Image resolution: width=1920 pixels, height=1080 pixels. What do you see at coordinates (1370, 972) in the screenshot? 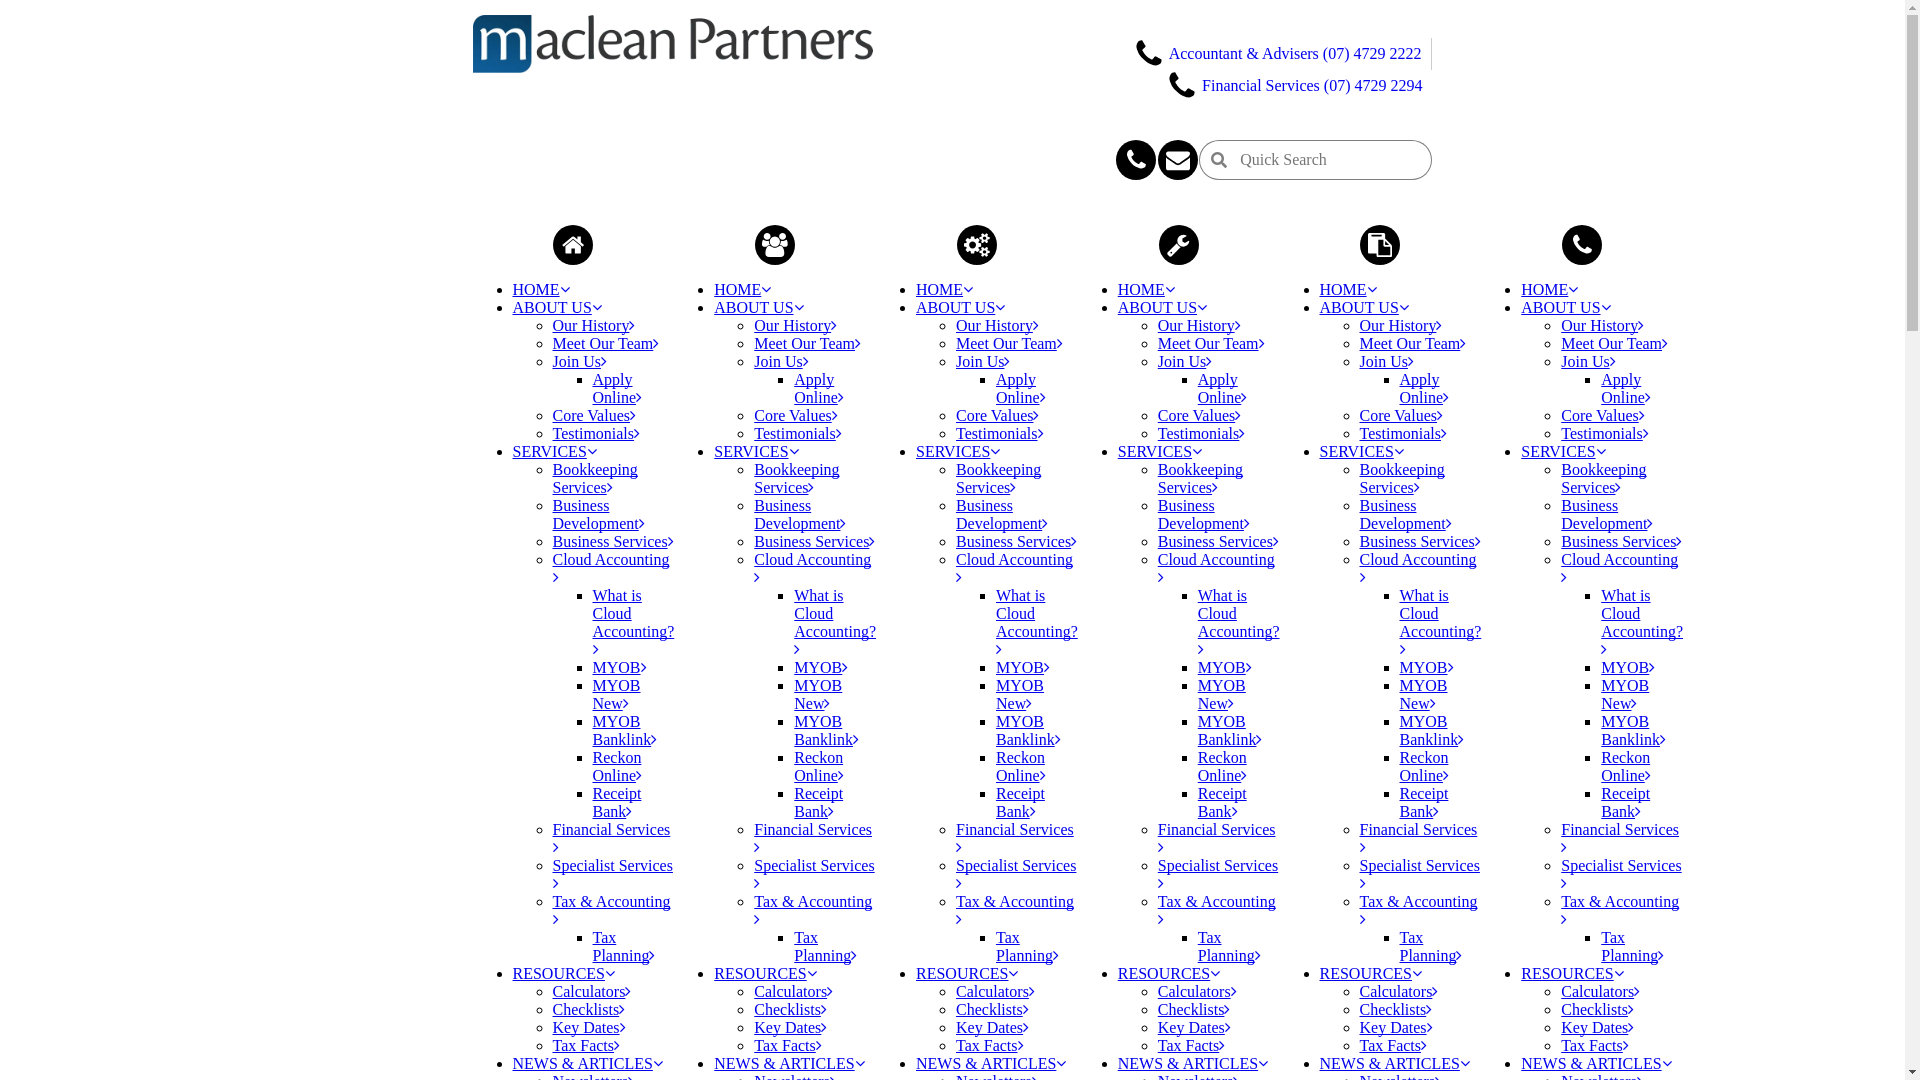
I see `'RESOURCES'` at bounding box center [1370, 972].